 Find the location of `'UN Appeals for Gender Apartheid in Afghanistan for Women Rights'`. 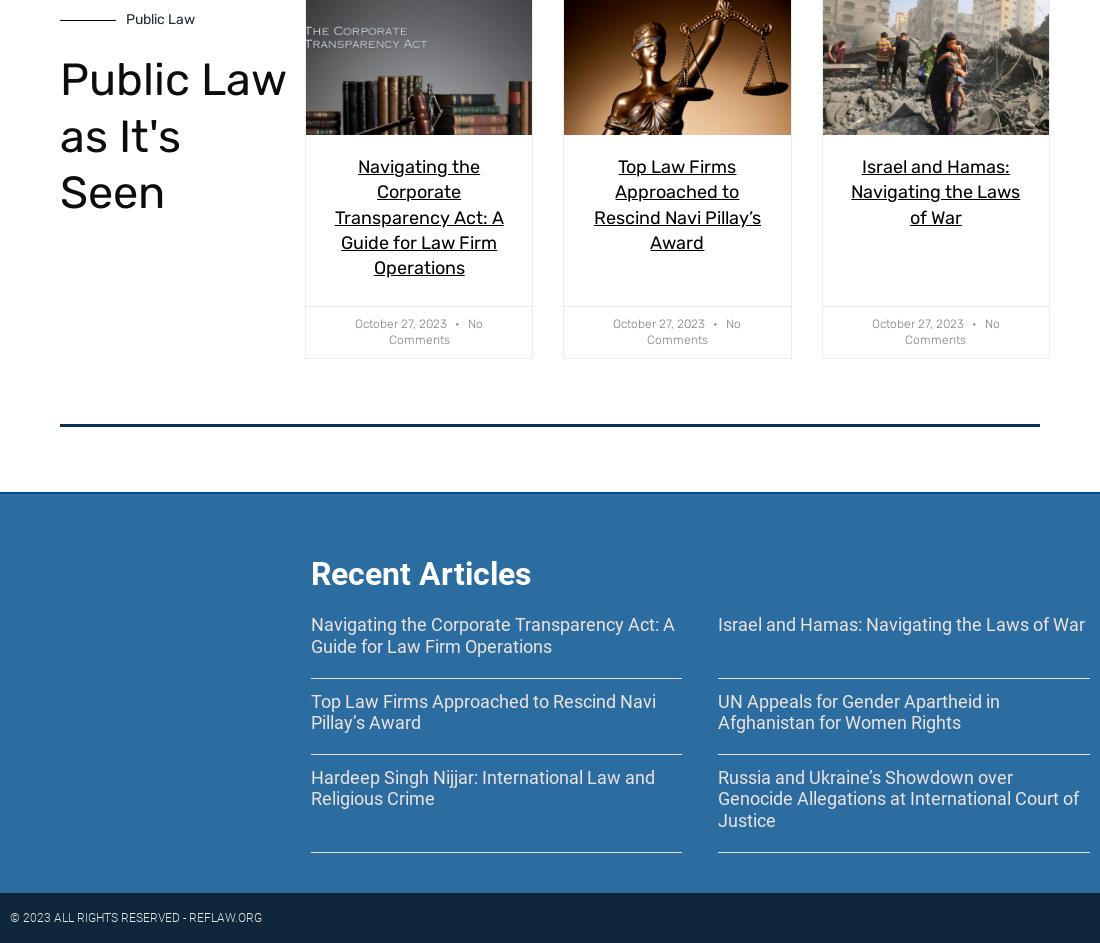

'UN Appeals for Gender Apartheid in Afghanistan for Women Rights' is located at coordinates (857, 710).